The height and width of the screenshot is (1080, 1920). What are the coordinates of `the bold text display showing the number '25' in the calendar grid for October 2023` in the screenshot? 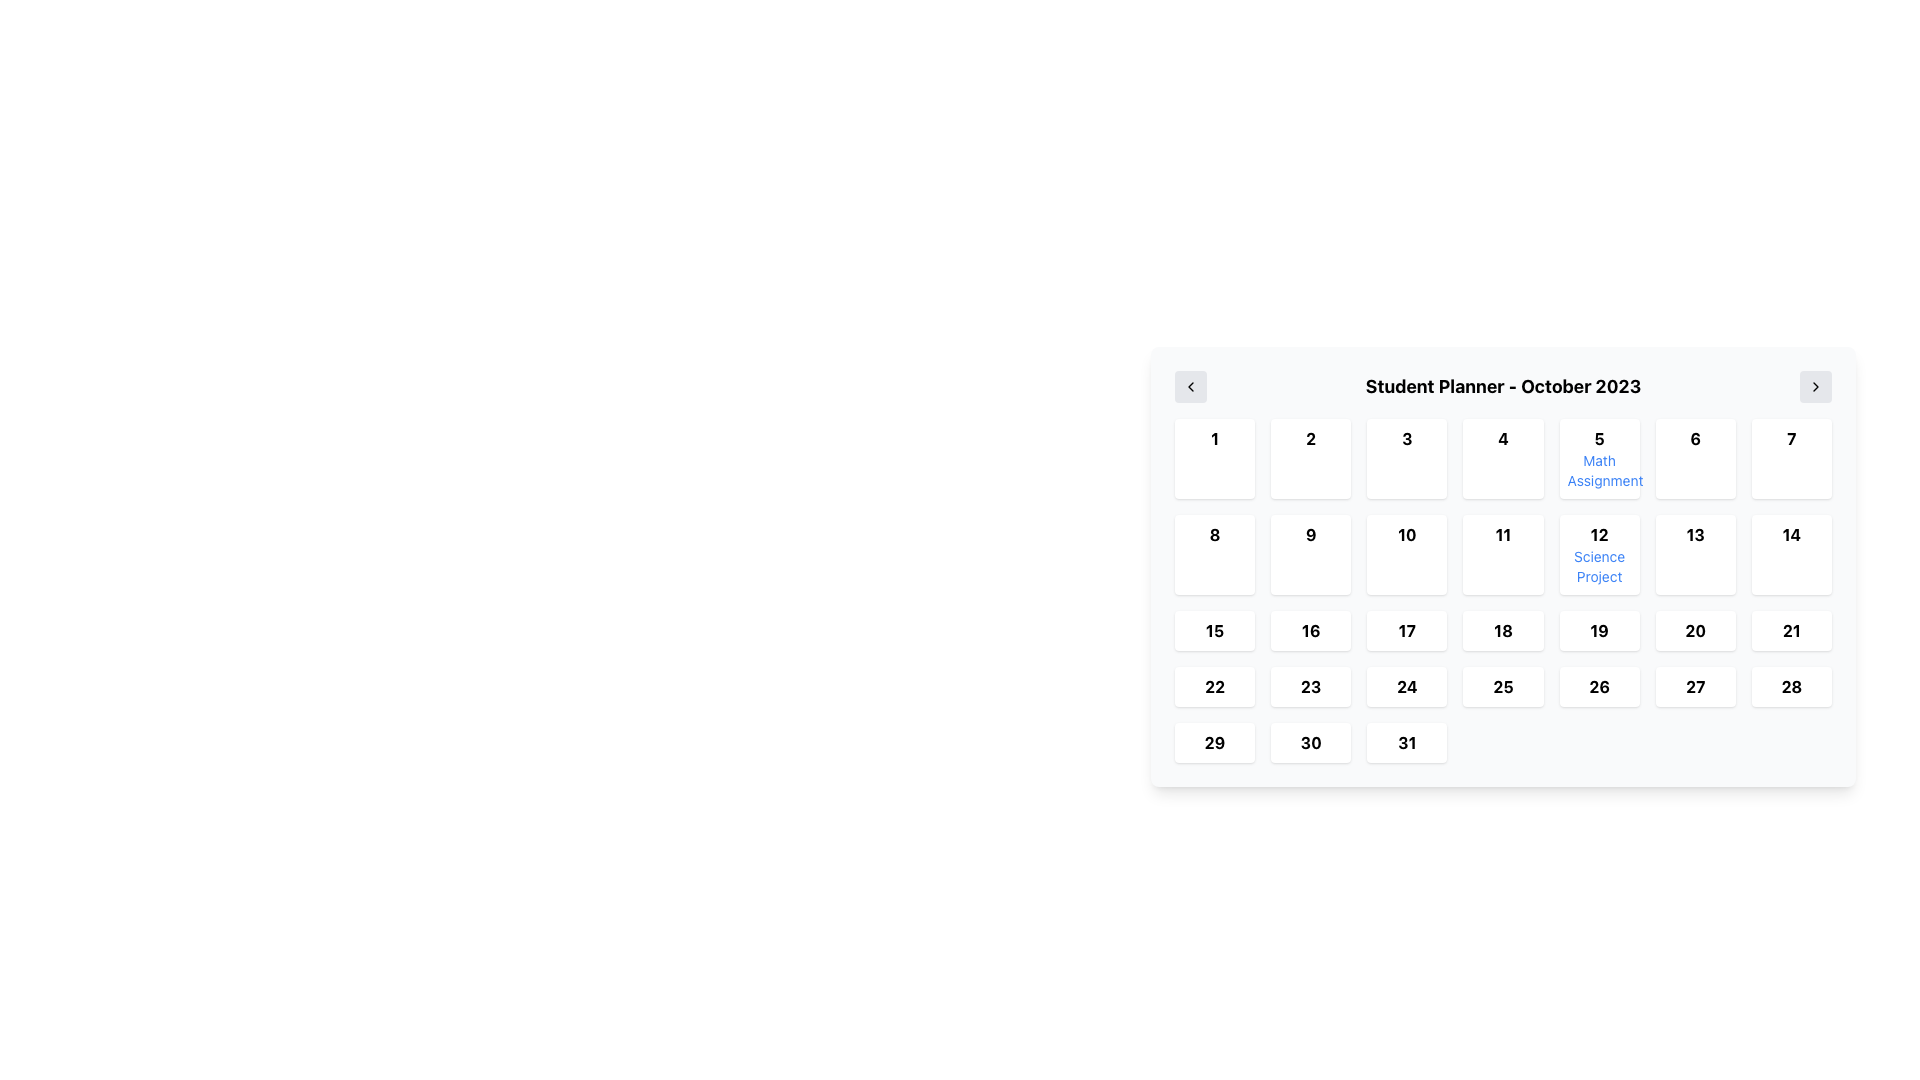 It's located at (1503, 685).